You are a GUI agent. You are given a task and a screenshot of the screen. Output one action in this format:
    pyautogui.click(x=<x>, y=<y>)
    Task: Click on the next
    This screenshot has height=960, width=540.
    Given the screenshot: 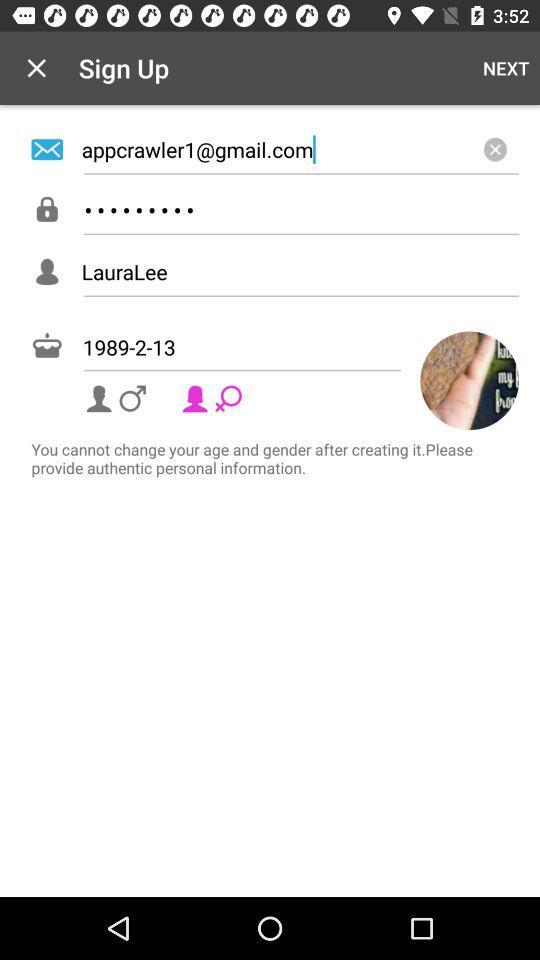 What is the action you would take?
    pyautogui.click(x=505, y=68)
    